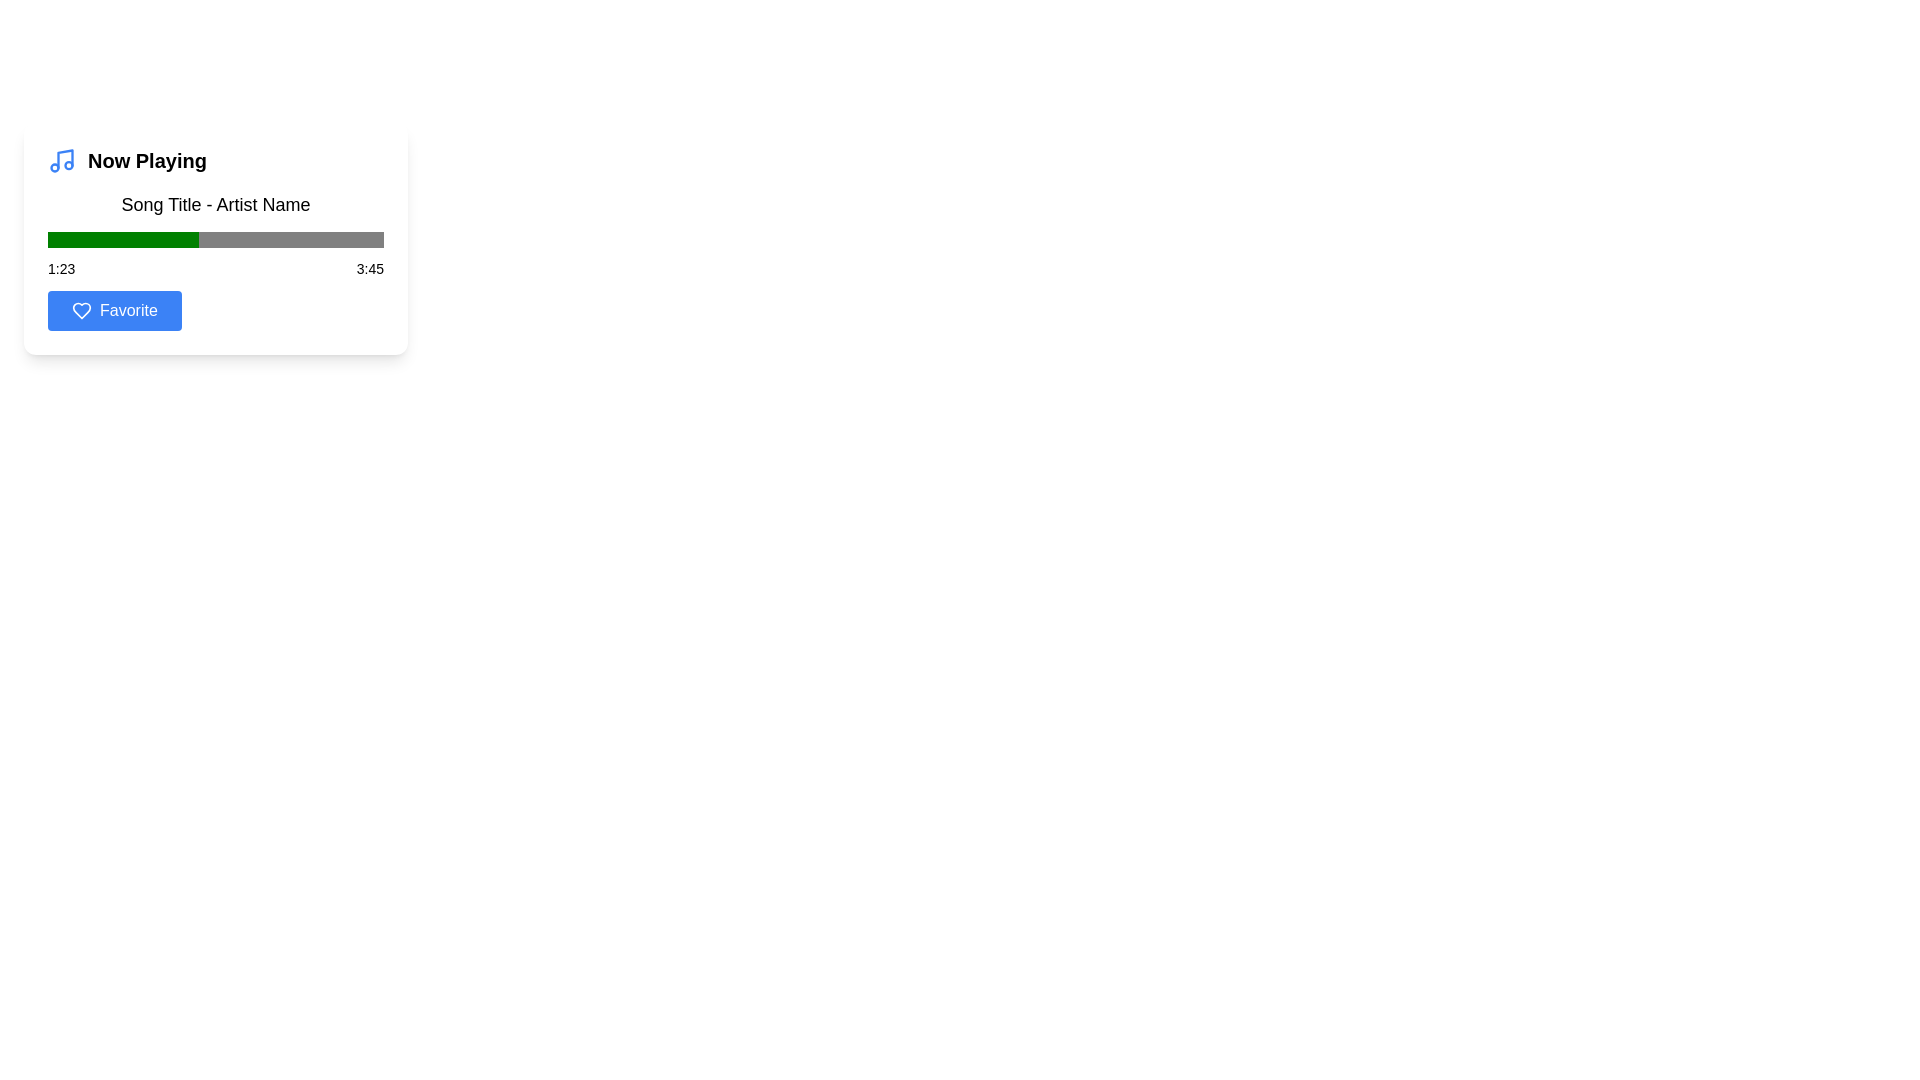  What do you see at coordinates (216, 253) in the screenshot?
I see `the progress bar located below the text 'Song Title - Artist Name' and above the 'Favorite' button to seek to a specific time` at bounding box center [216, 253].